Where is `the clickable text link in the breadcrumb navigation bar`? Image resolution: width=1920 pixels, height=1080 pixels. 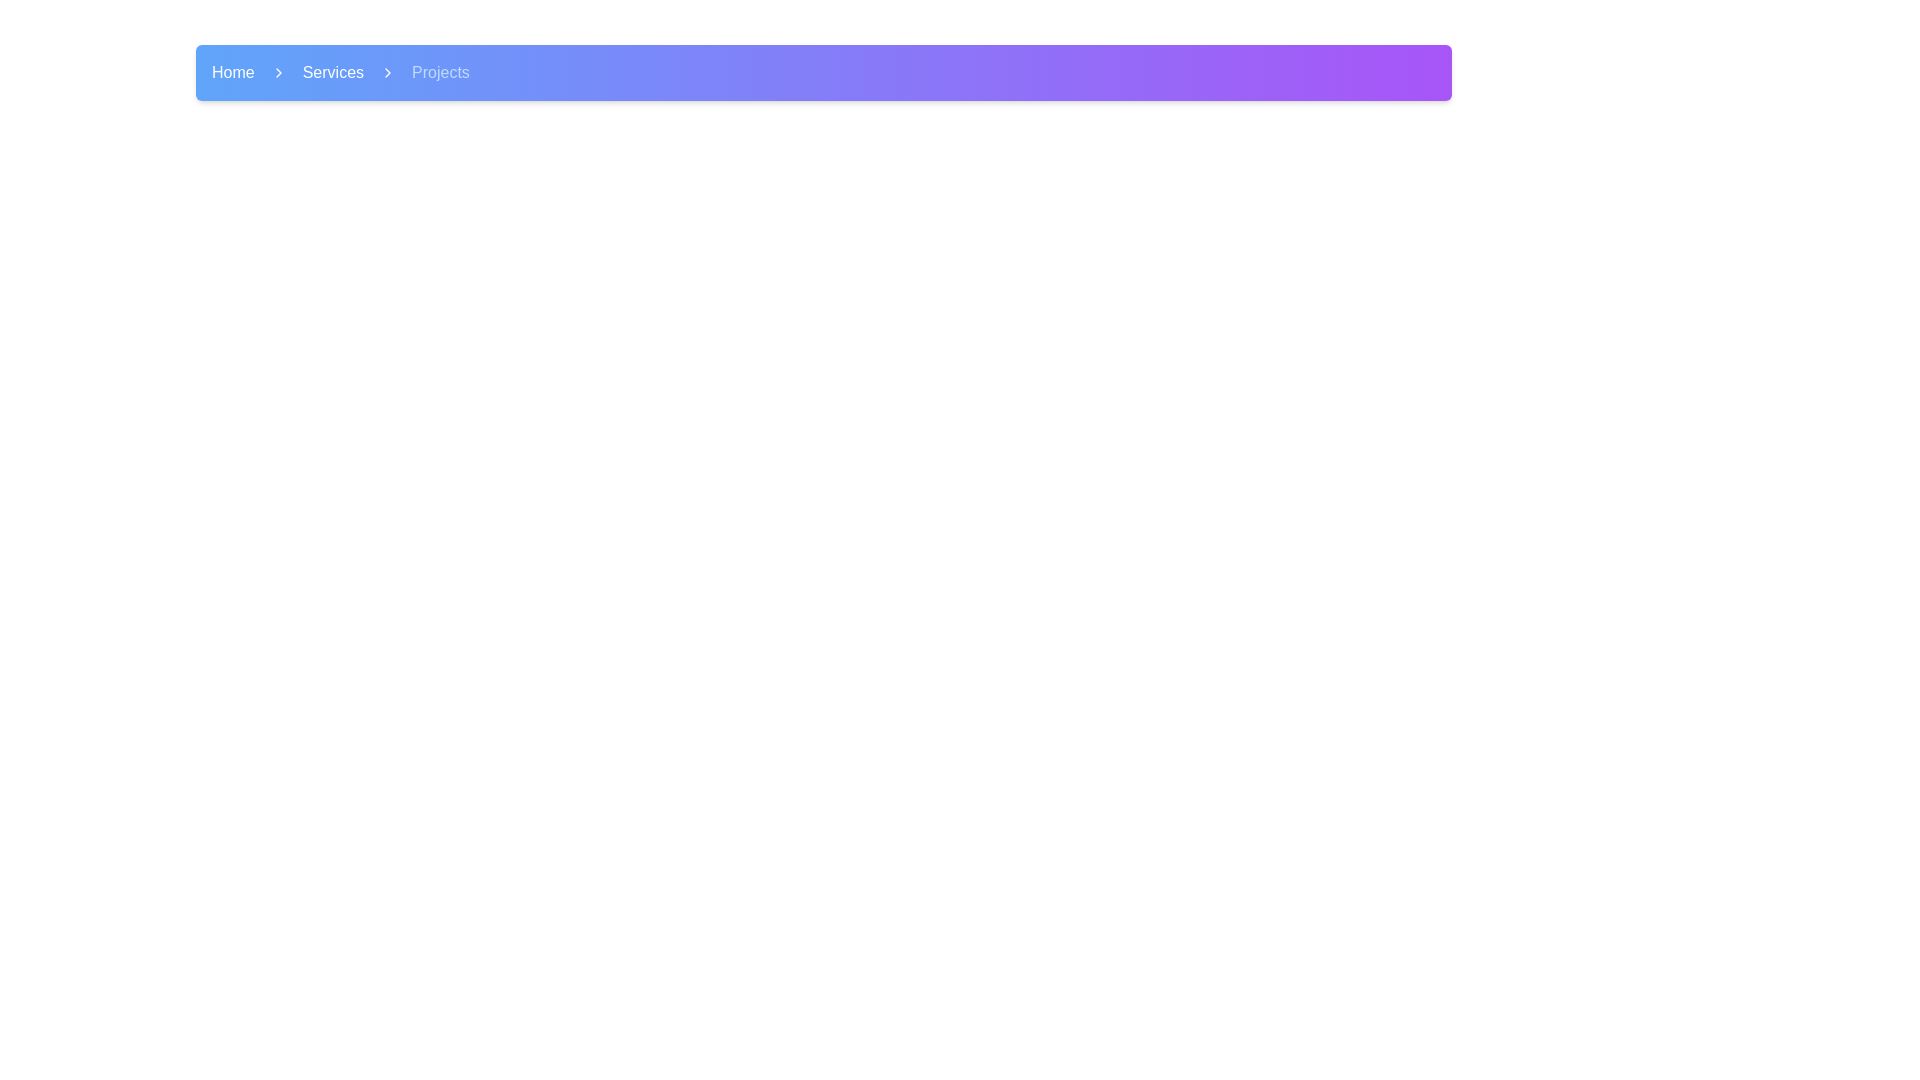 the clickable text link in the breadcrumb navigation bar is located at coordinates (333, 71).